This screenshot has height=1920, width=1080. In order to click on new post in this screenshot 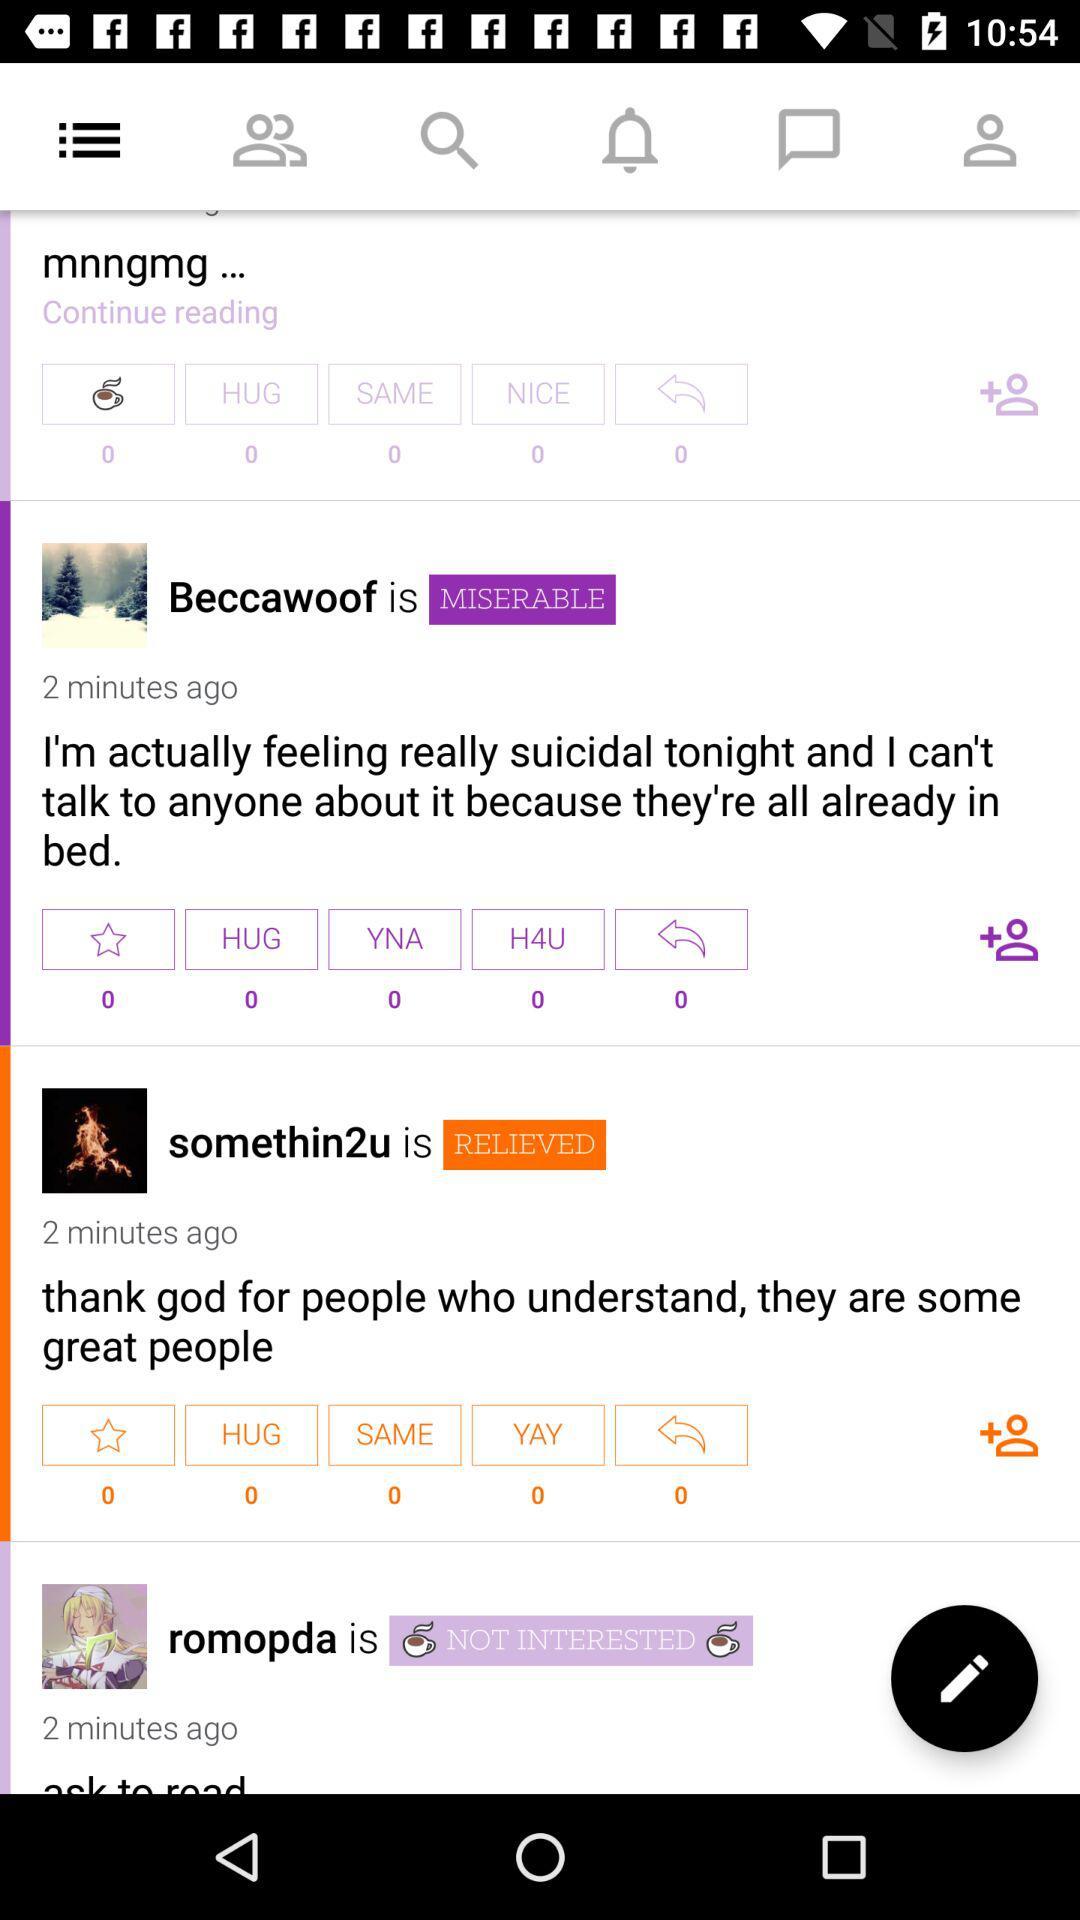, I will do `click(963, 1678)`.